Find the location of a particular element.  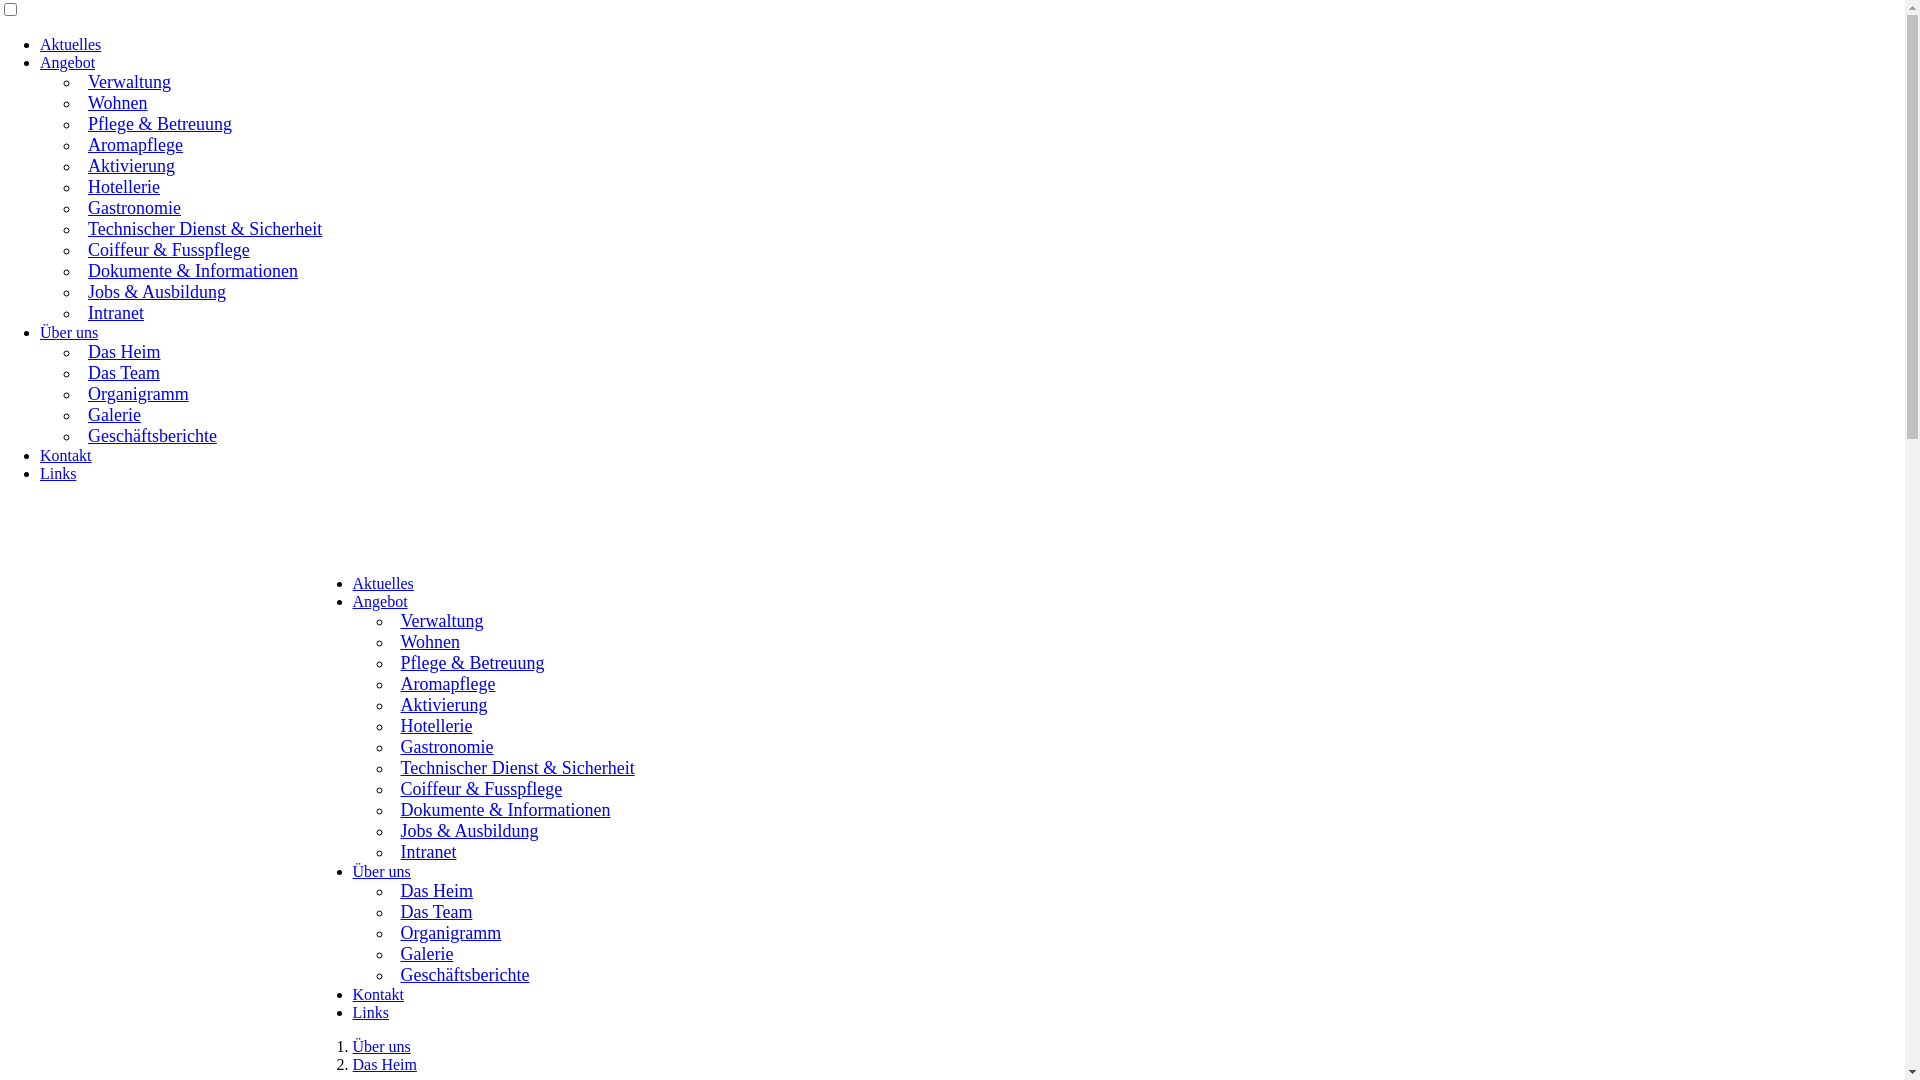

'Gastronomie' is located at coordinates (392, 744).